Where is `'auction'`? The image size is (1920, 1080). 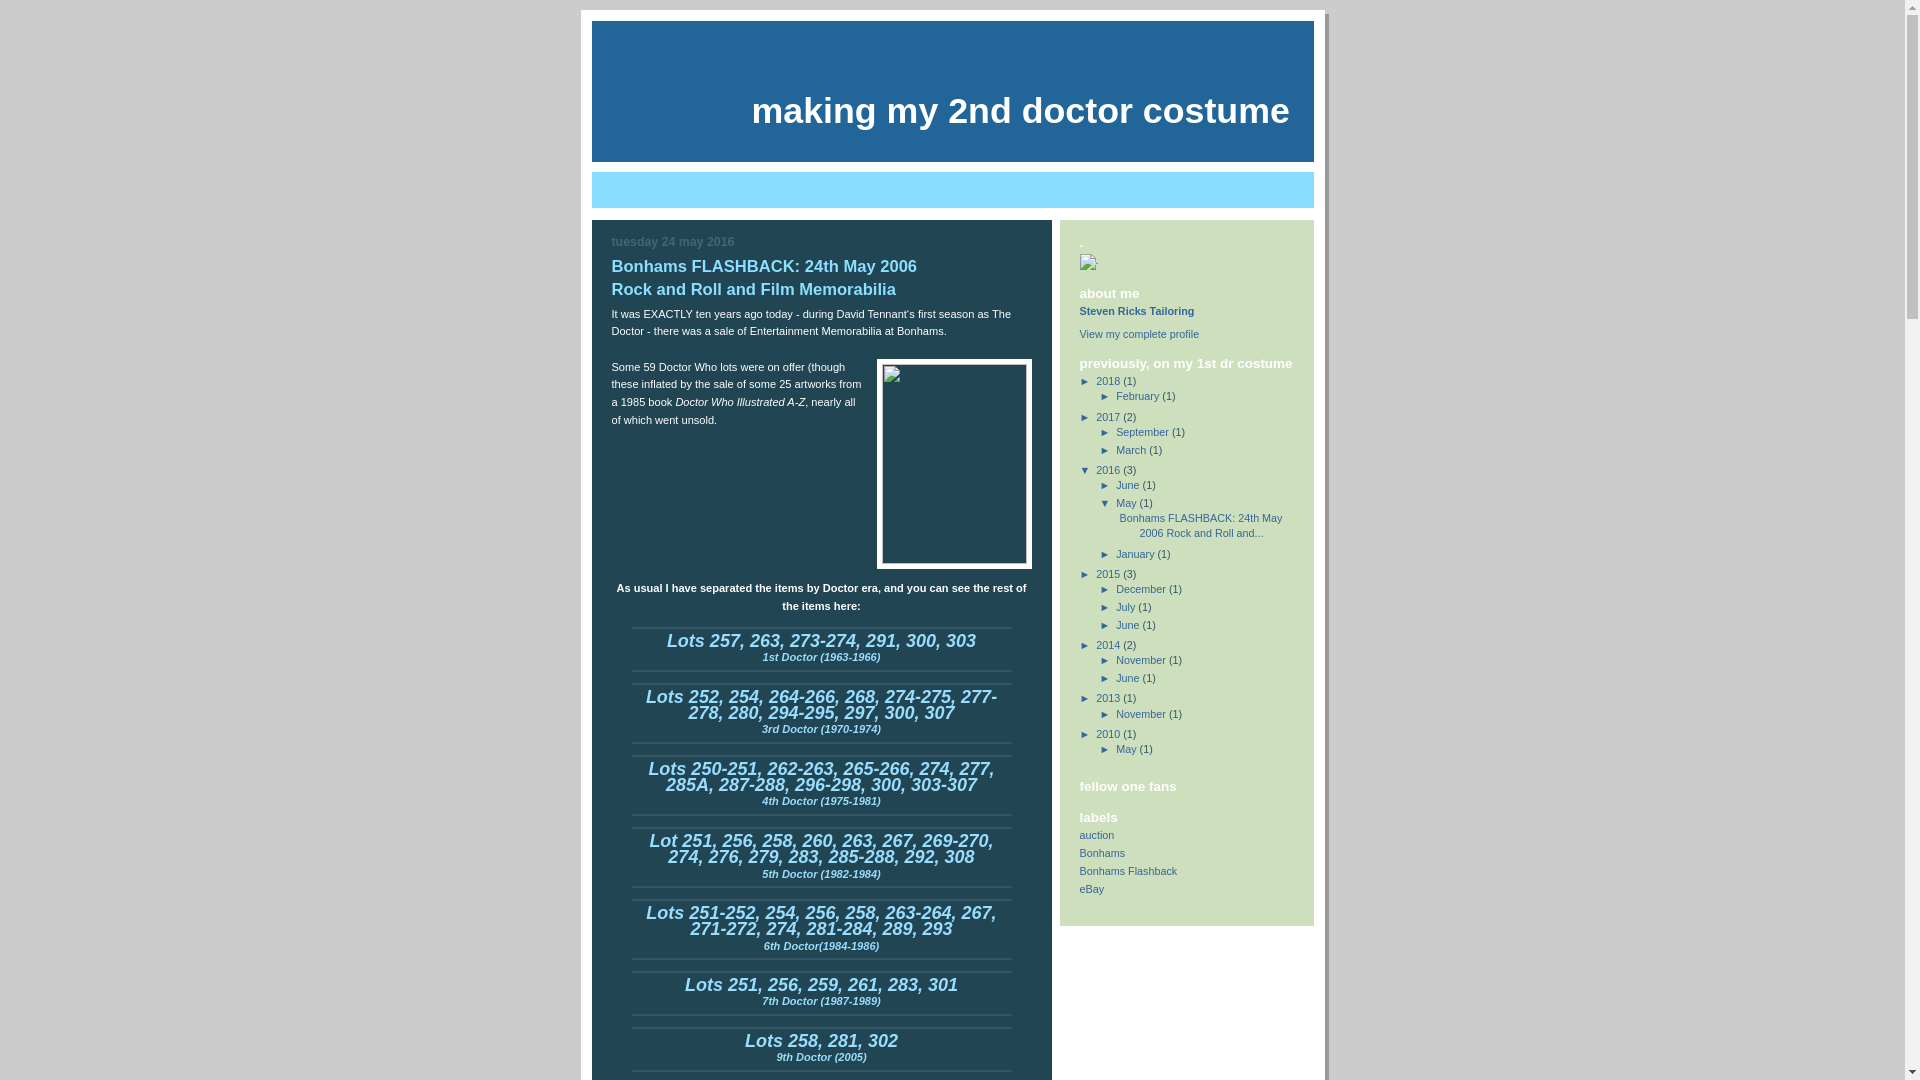 'auction' is located at coordinates (1096, 834).